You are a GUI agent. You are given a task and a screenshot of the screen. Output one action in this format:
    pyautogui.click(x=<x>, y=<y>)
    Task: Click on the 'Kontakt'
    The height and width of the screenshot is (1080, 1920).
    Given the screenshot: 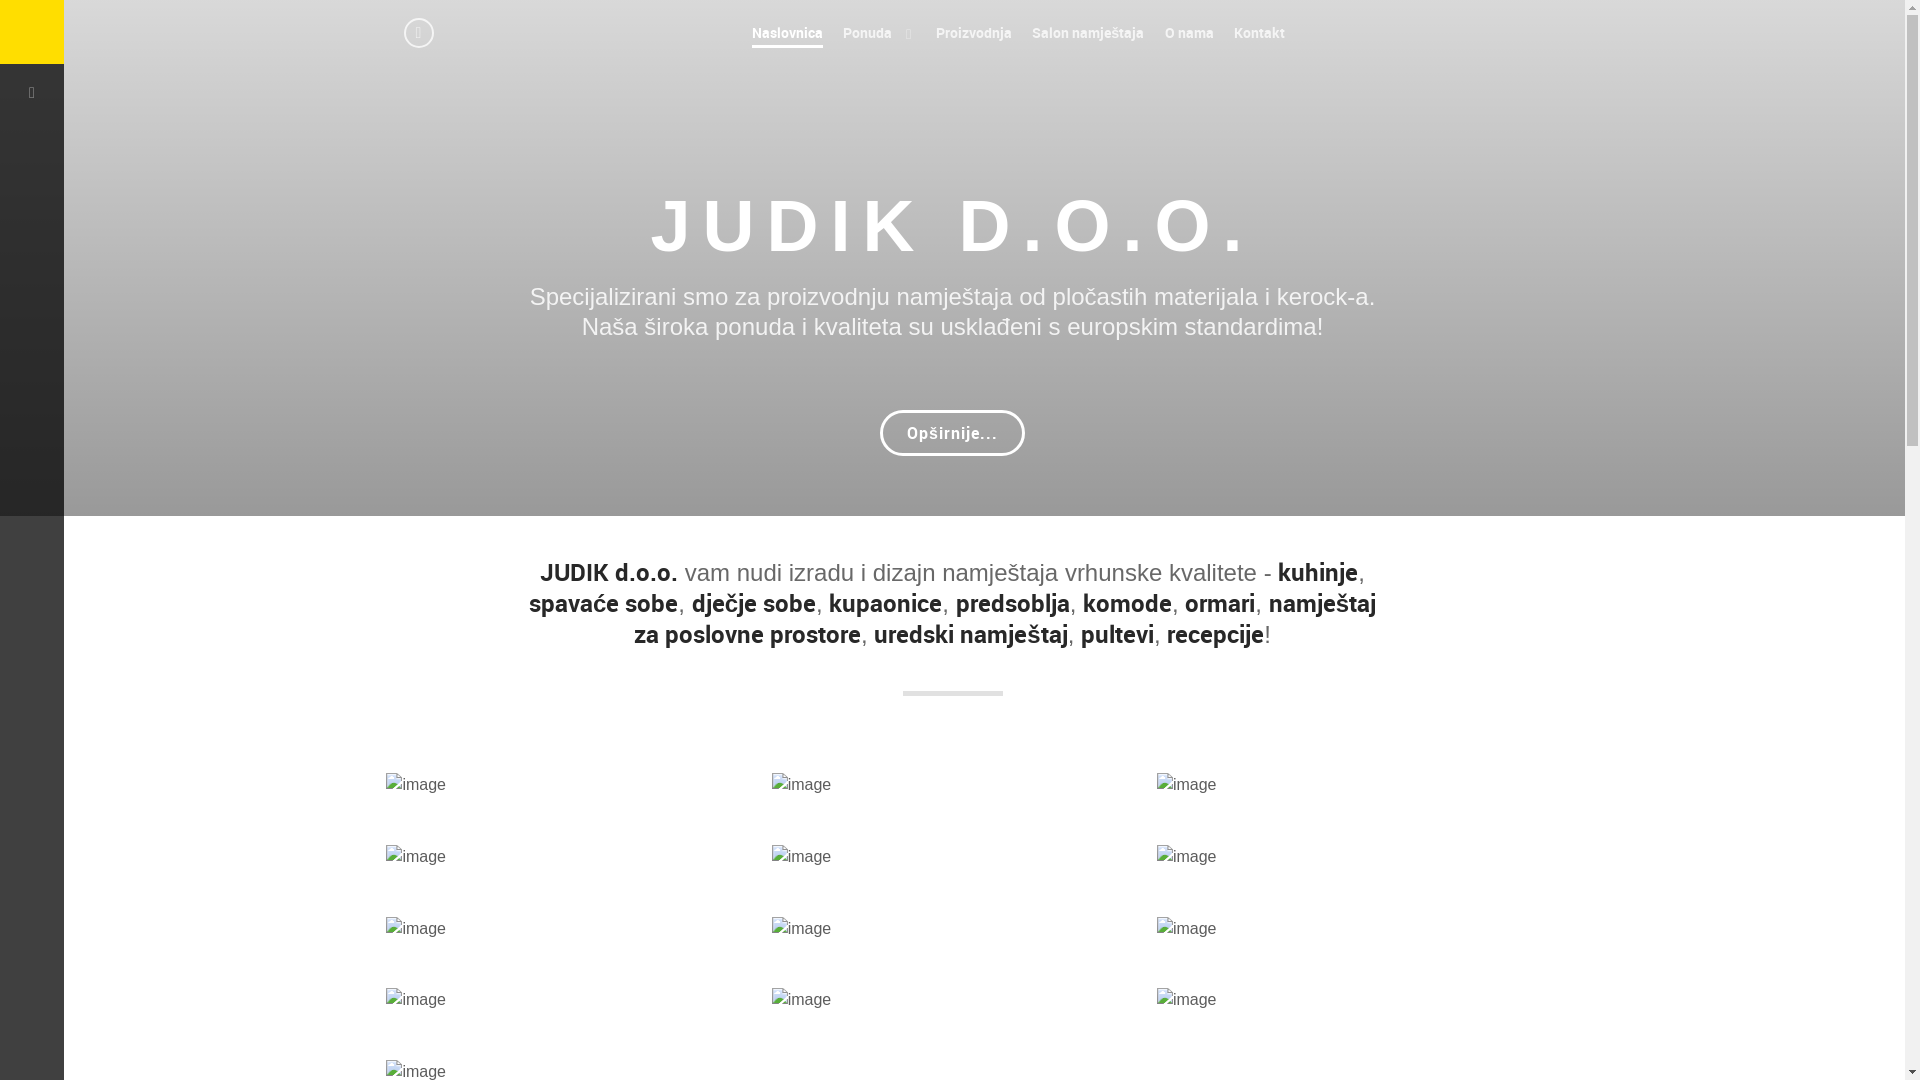 What is the action you would take?
    pyautogui.click(x=1258, y=32)
    